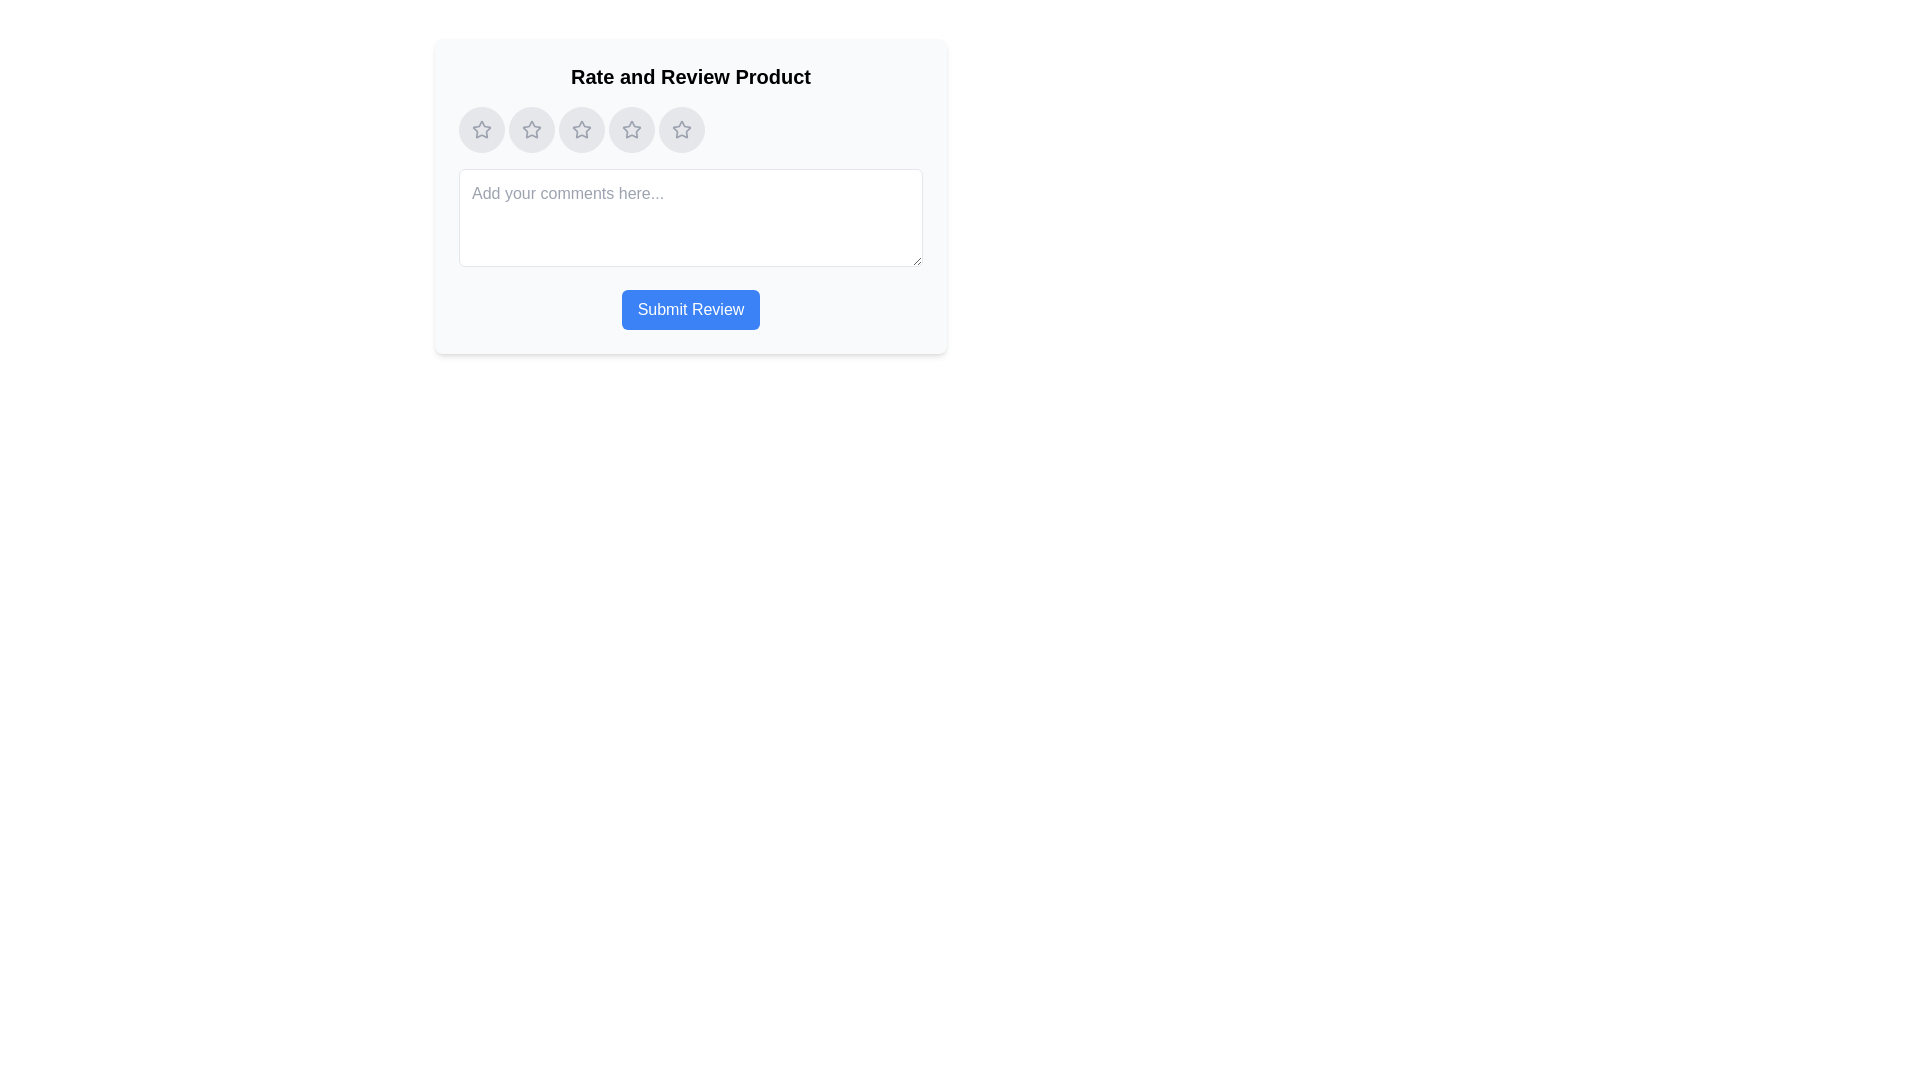  What do you see at coordinates (580, 130) in the screenshot?
I see `the second star icon in the rating system, which is positioned directly below the 'Rate and Review Product' title` at bounding box center [580, 130].